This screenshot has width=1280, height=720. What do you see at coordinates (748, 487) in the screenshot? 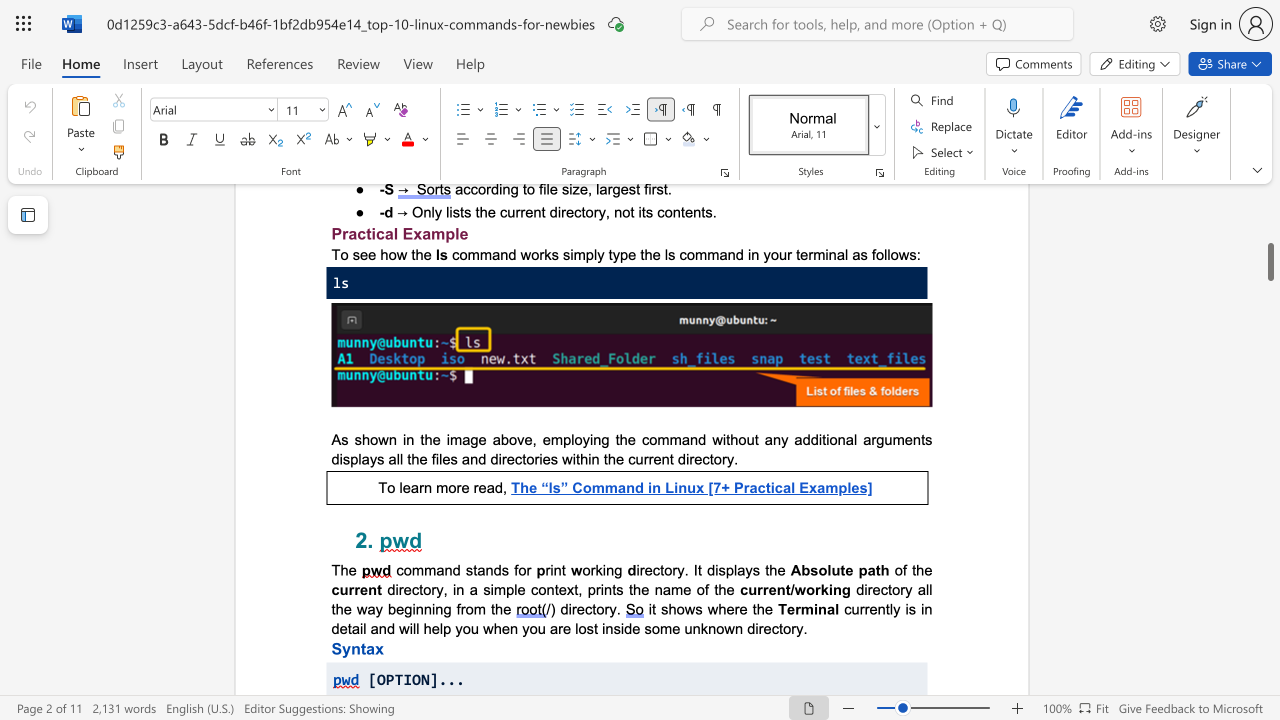
I see `the subset text "actic" within the text "The “ls” Command in Linux [7+ Practical Examples]"` at bounding box center [748, 487].